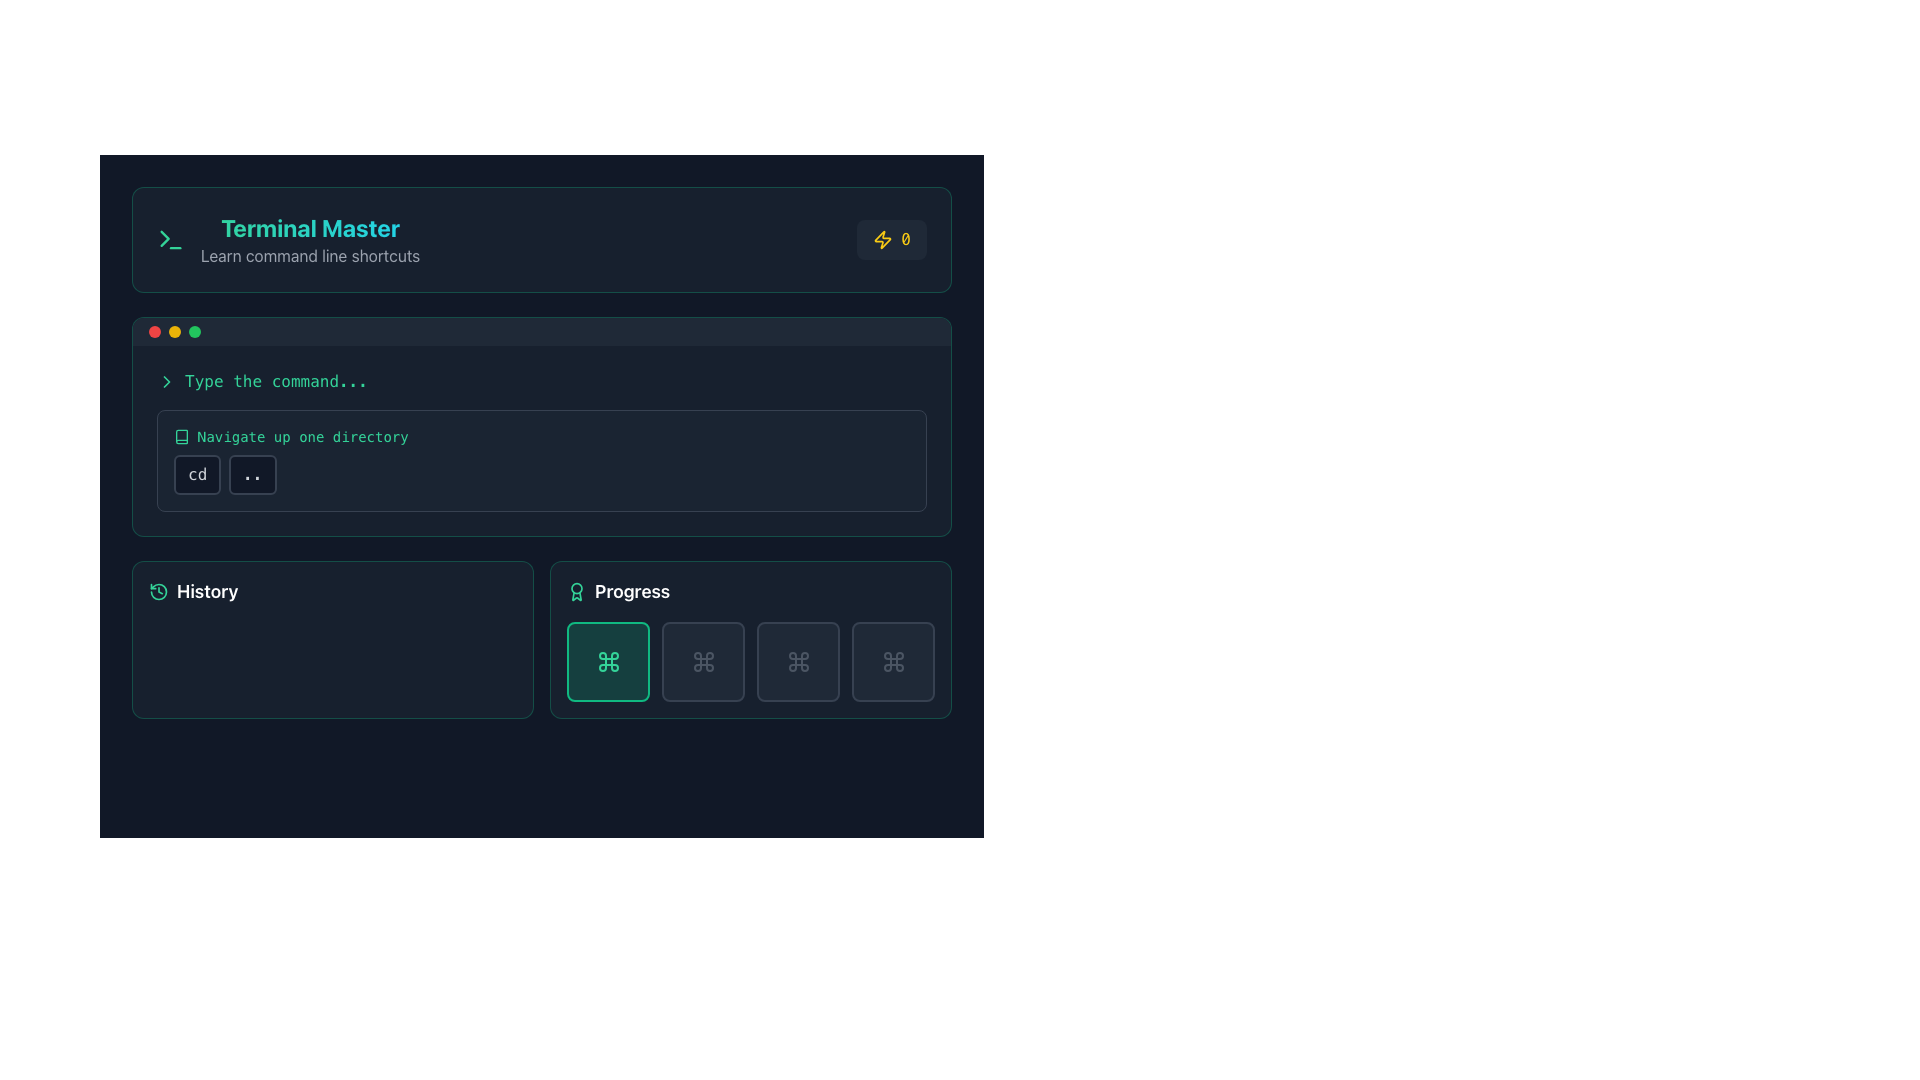 The height and width of the screenshot is (1080, 1920). What do you see at coordinates (892, 662) in the screenshot?
I see `the fourth button's icon in the 'Progress' section` at bounding box center [892, 662].